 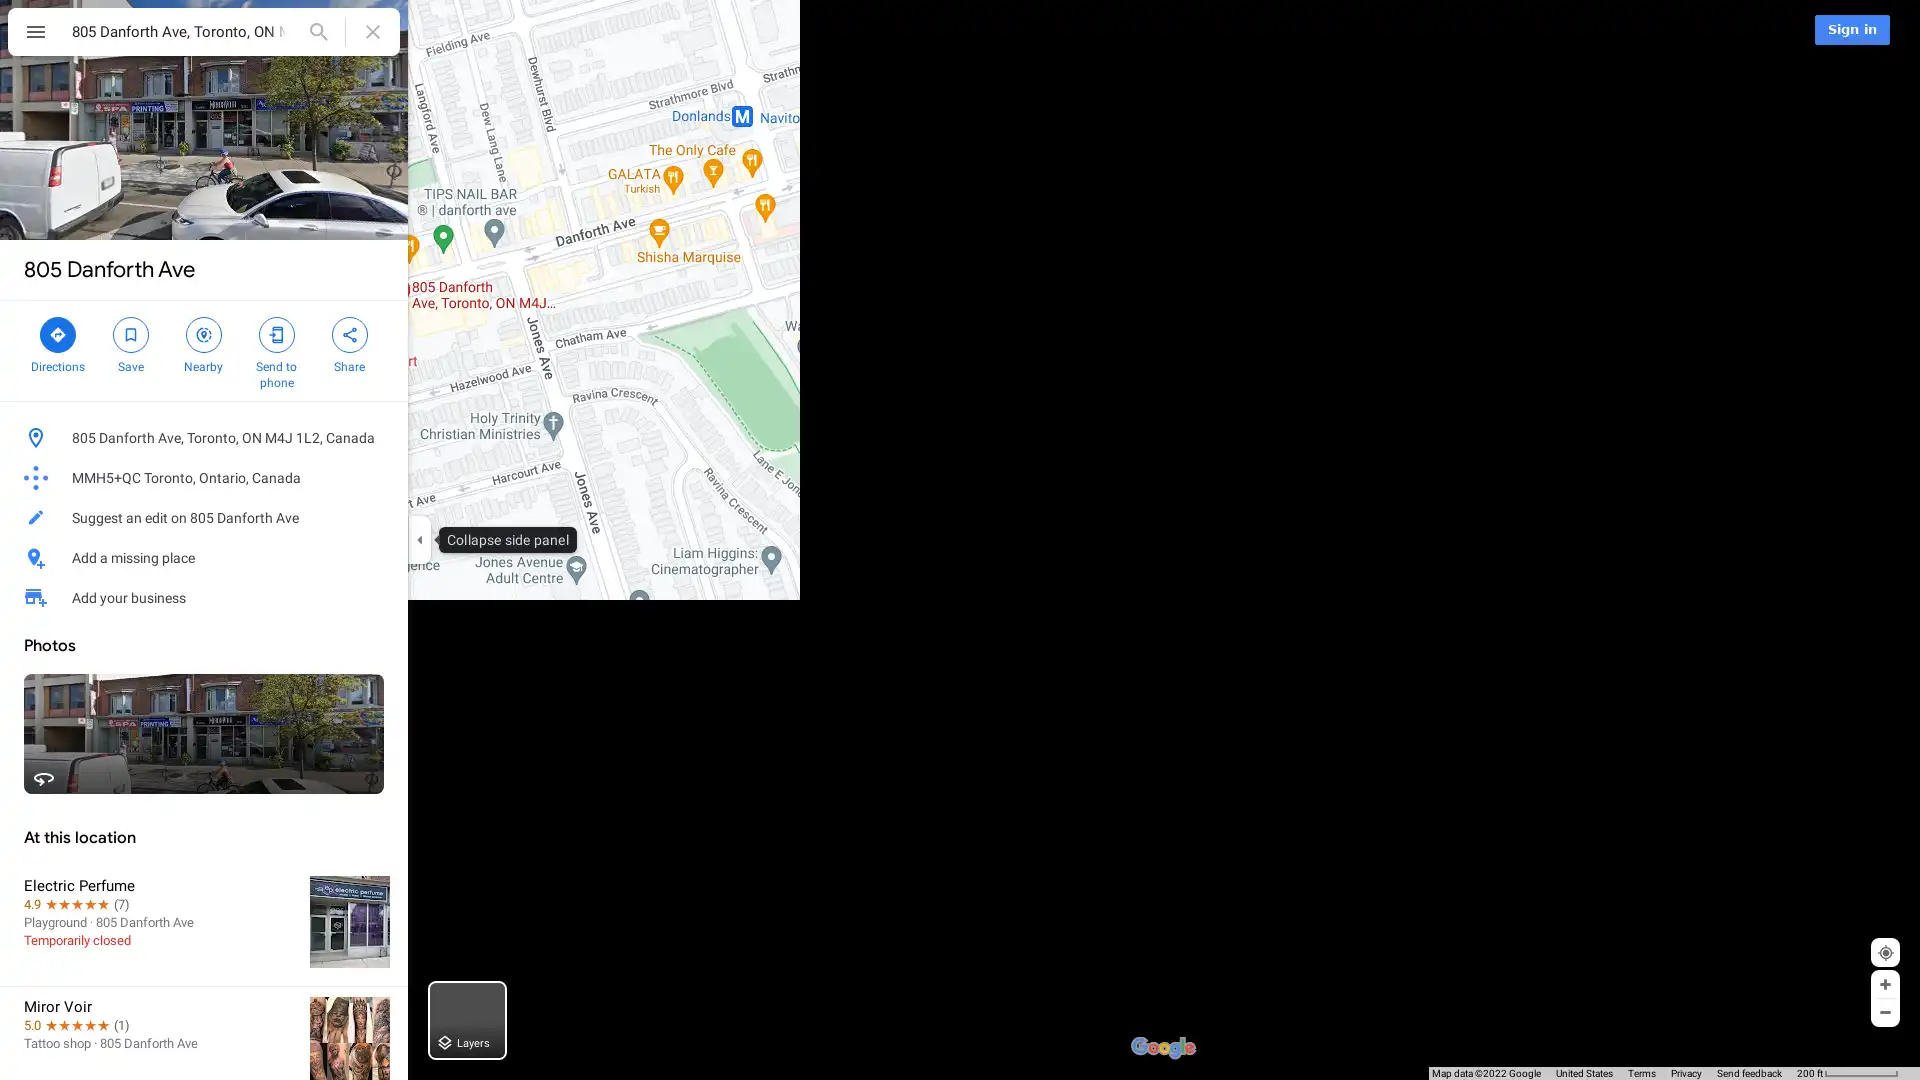 I want to click on Layers, so click(x=466, y=1020).